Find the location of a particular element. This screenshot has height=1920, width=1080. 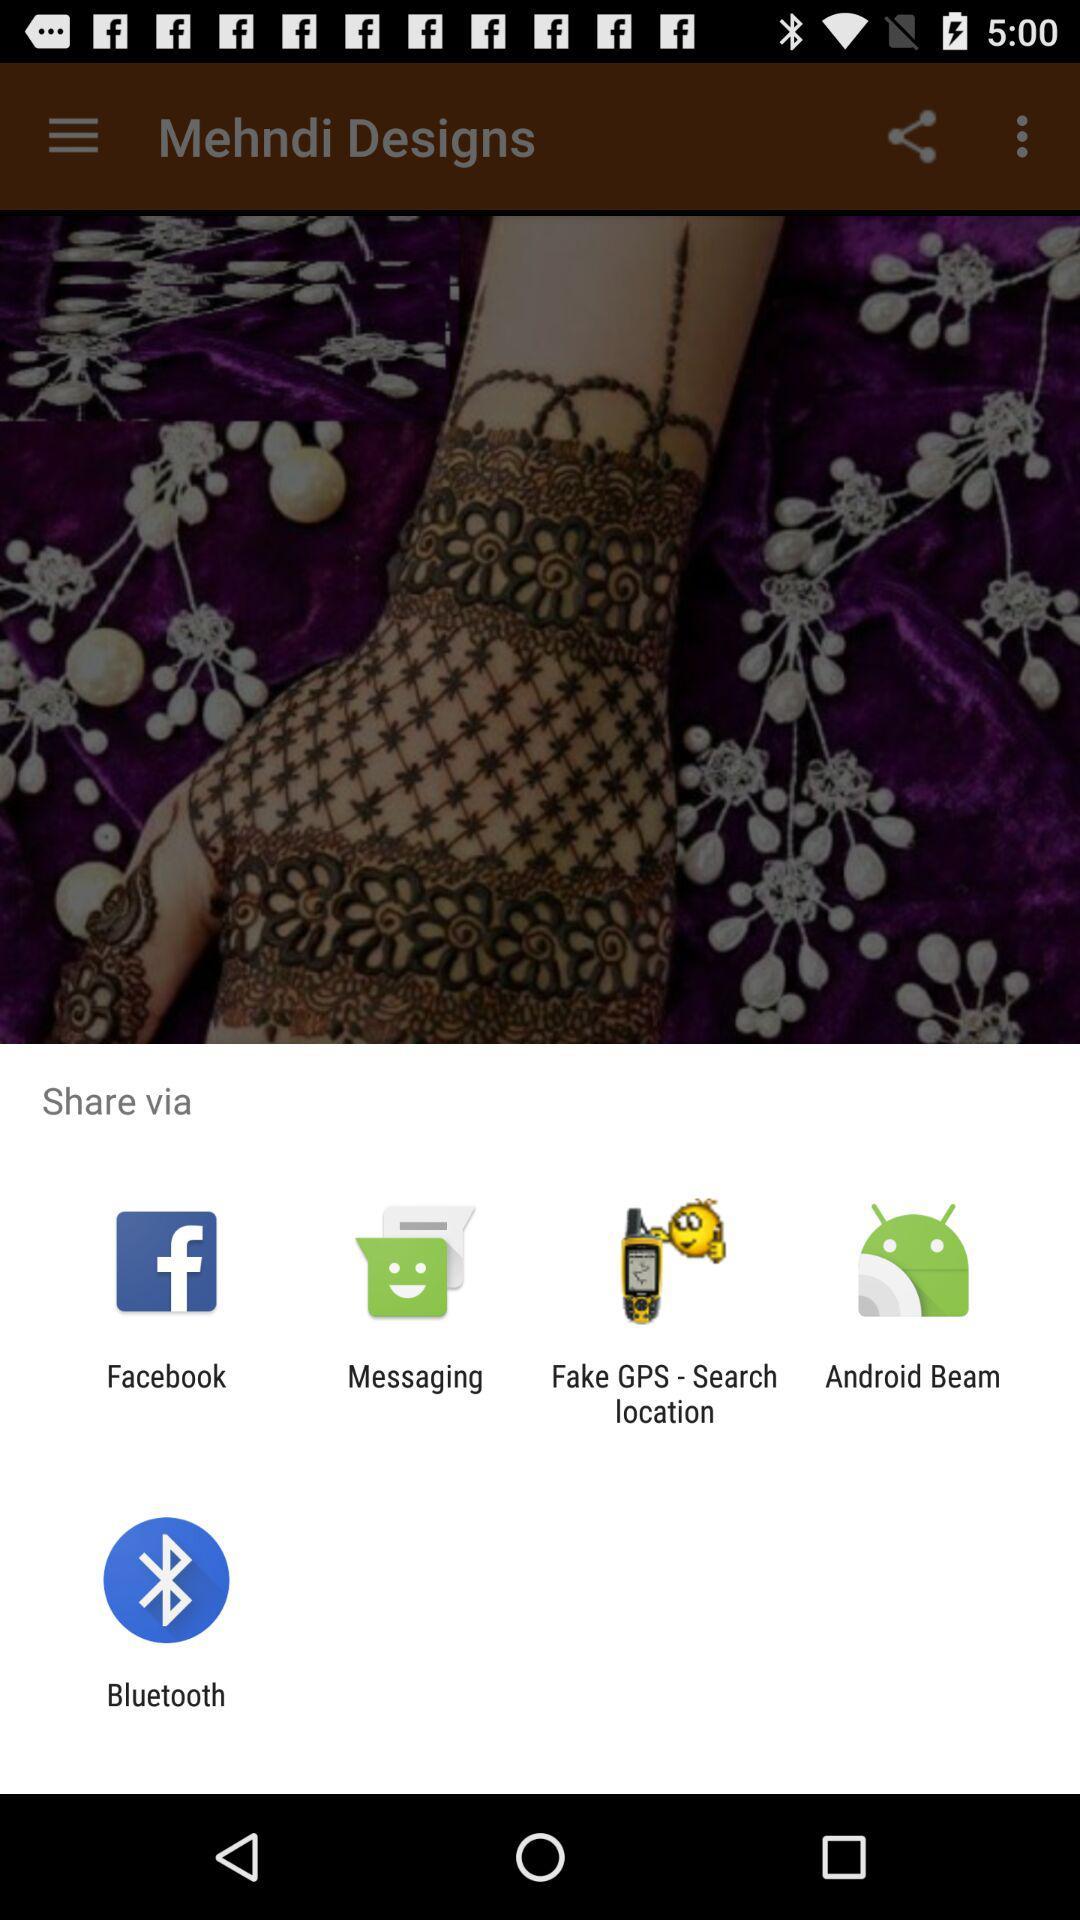

the item to the right of facebook is located at coordinates (414, 1392).